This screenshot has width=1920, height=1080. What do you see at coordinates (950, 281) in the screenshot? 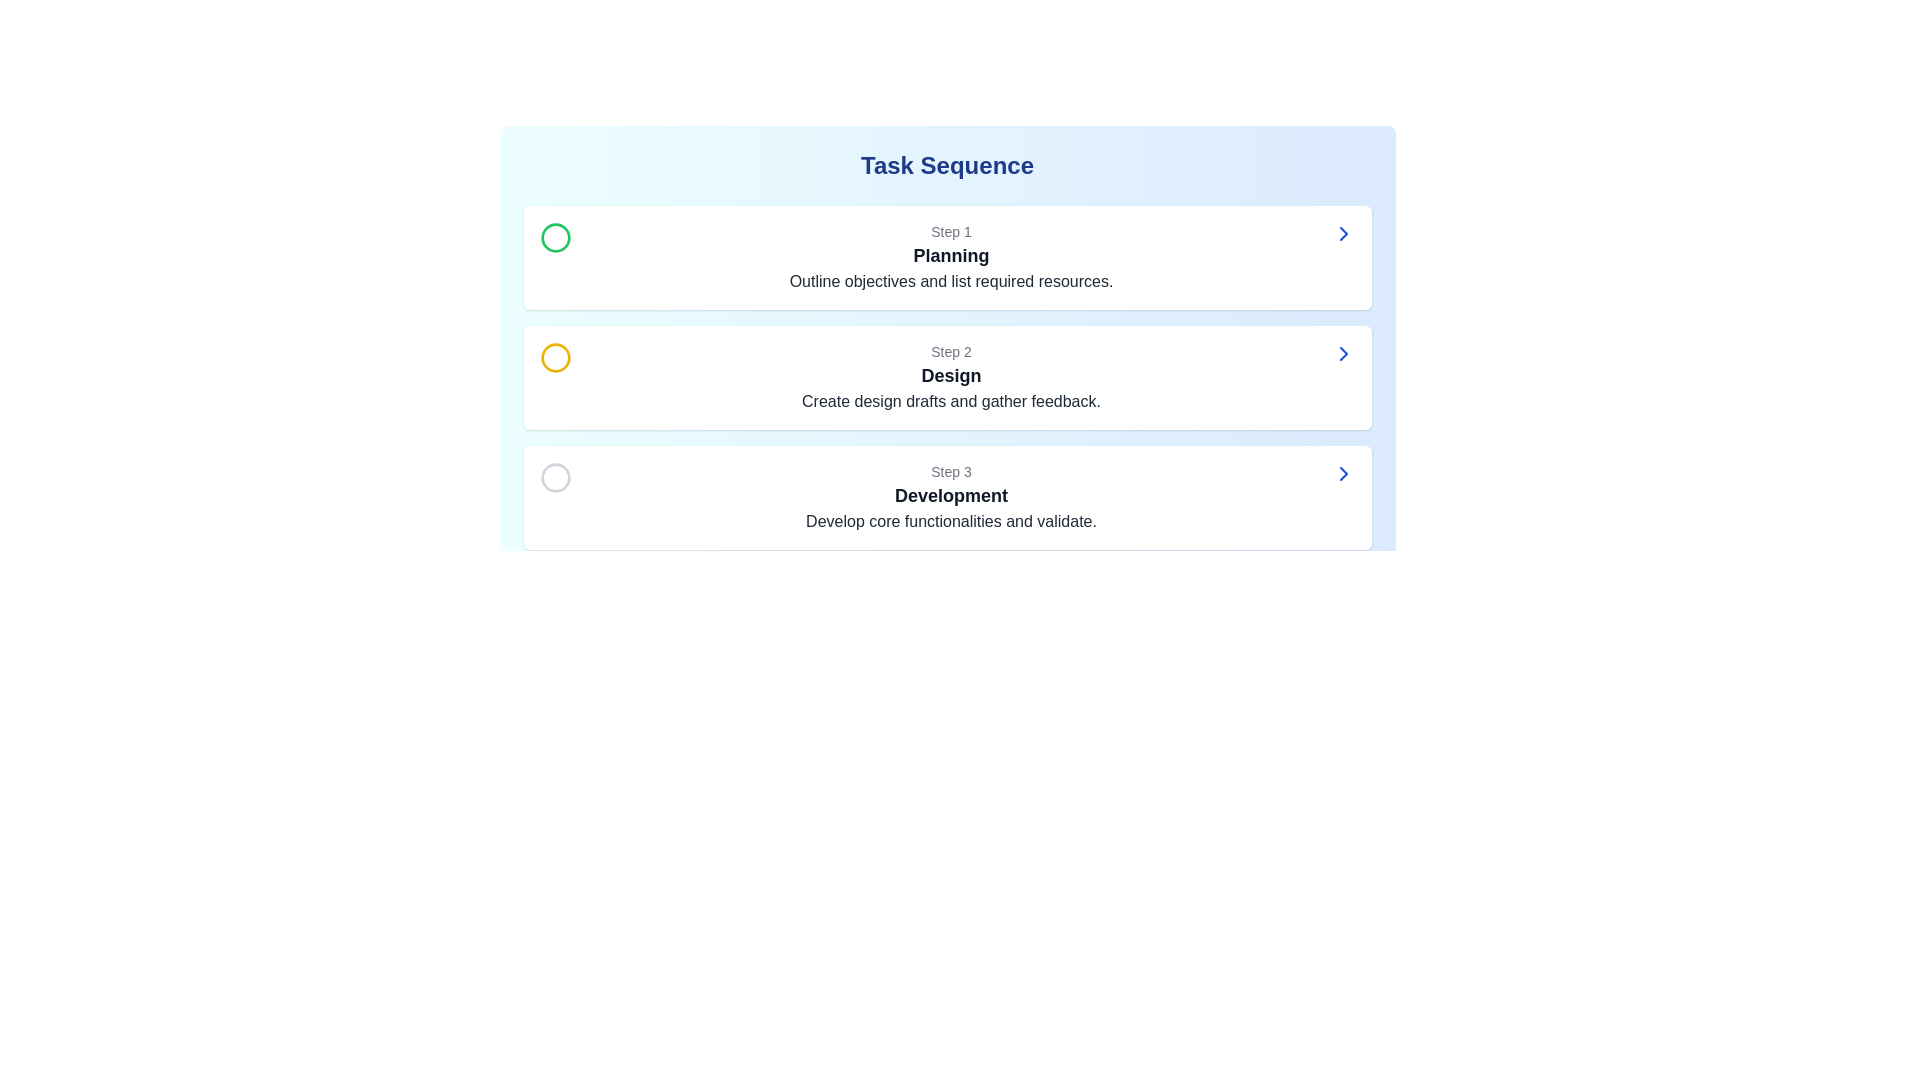
I see `the text block that states 'Outline objectives and list required resources.', which is styled with a gray font beneath the 'Planning' header` at bounding box center [950, 281].